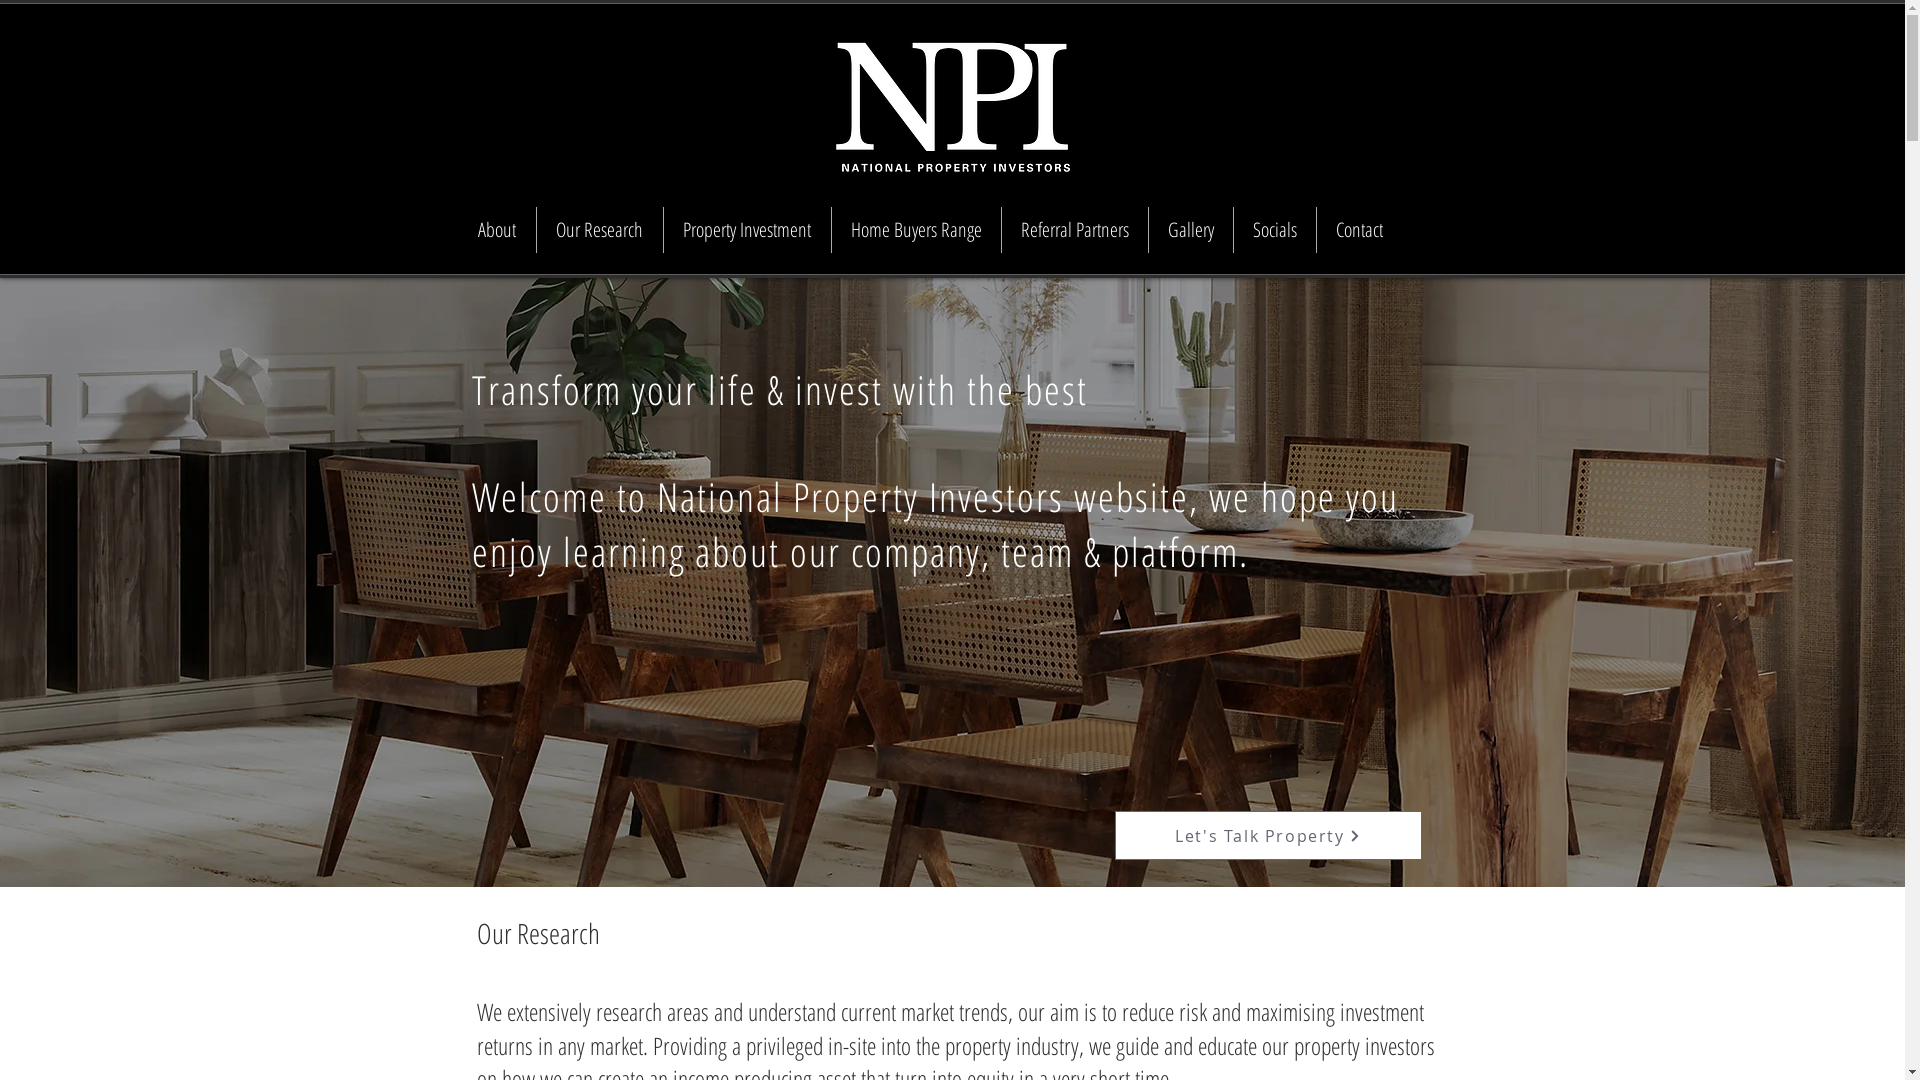 The image size is (1920, 1080). Describe the element at coordinates (1072, 229) in the screenshot. I see `'Referral Partners'` at that location.